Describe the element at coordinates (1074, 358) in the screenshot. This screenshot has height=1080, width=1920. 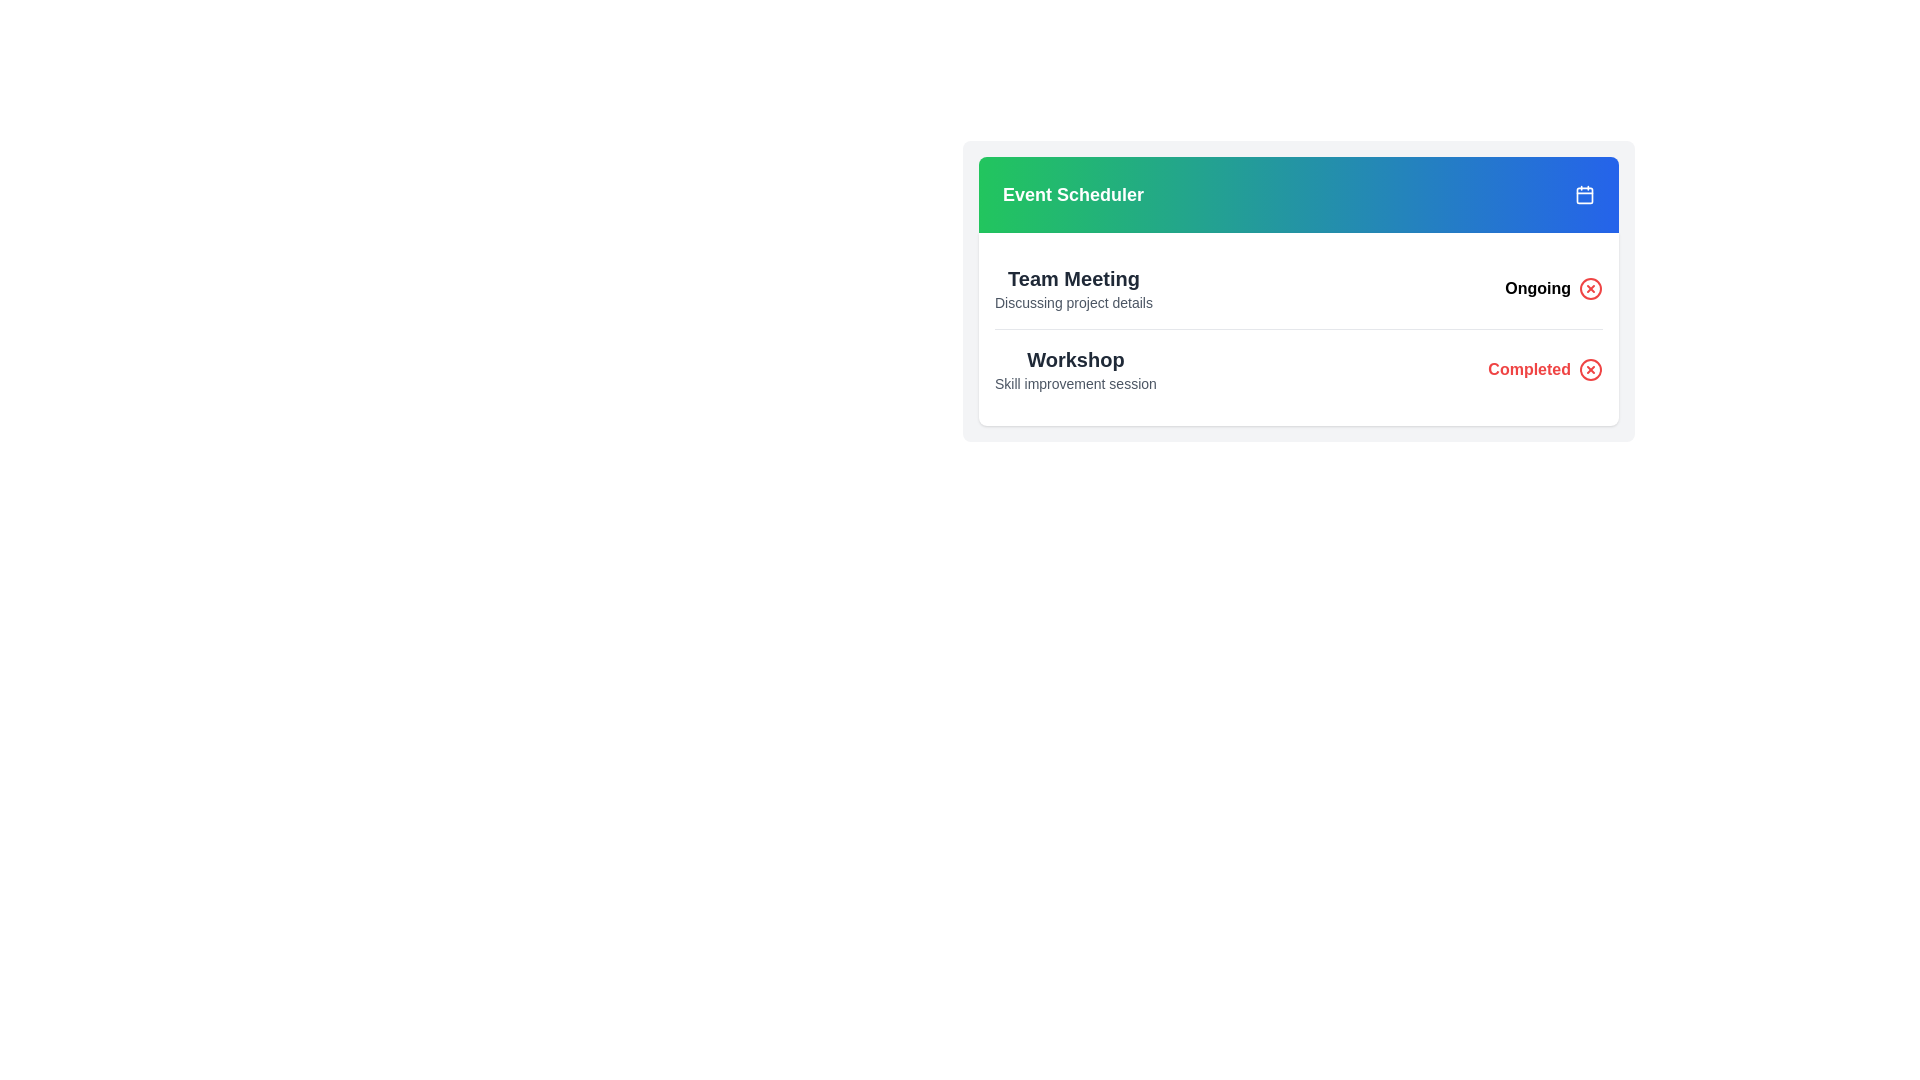
I see `the static text label that identifies the event type as 'Workshop' within the 'Event Scheduler' card layout` at that location.